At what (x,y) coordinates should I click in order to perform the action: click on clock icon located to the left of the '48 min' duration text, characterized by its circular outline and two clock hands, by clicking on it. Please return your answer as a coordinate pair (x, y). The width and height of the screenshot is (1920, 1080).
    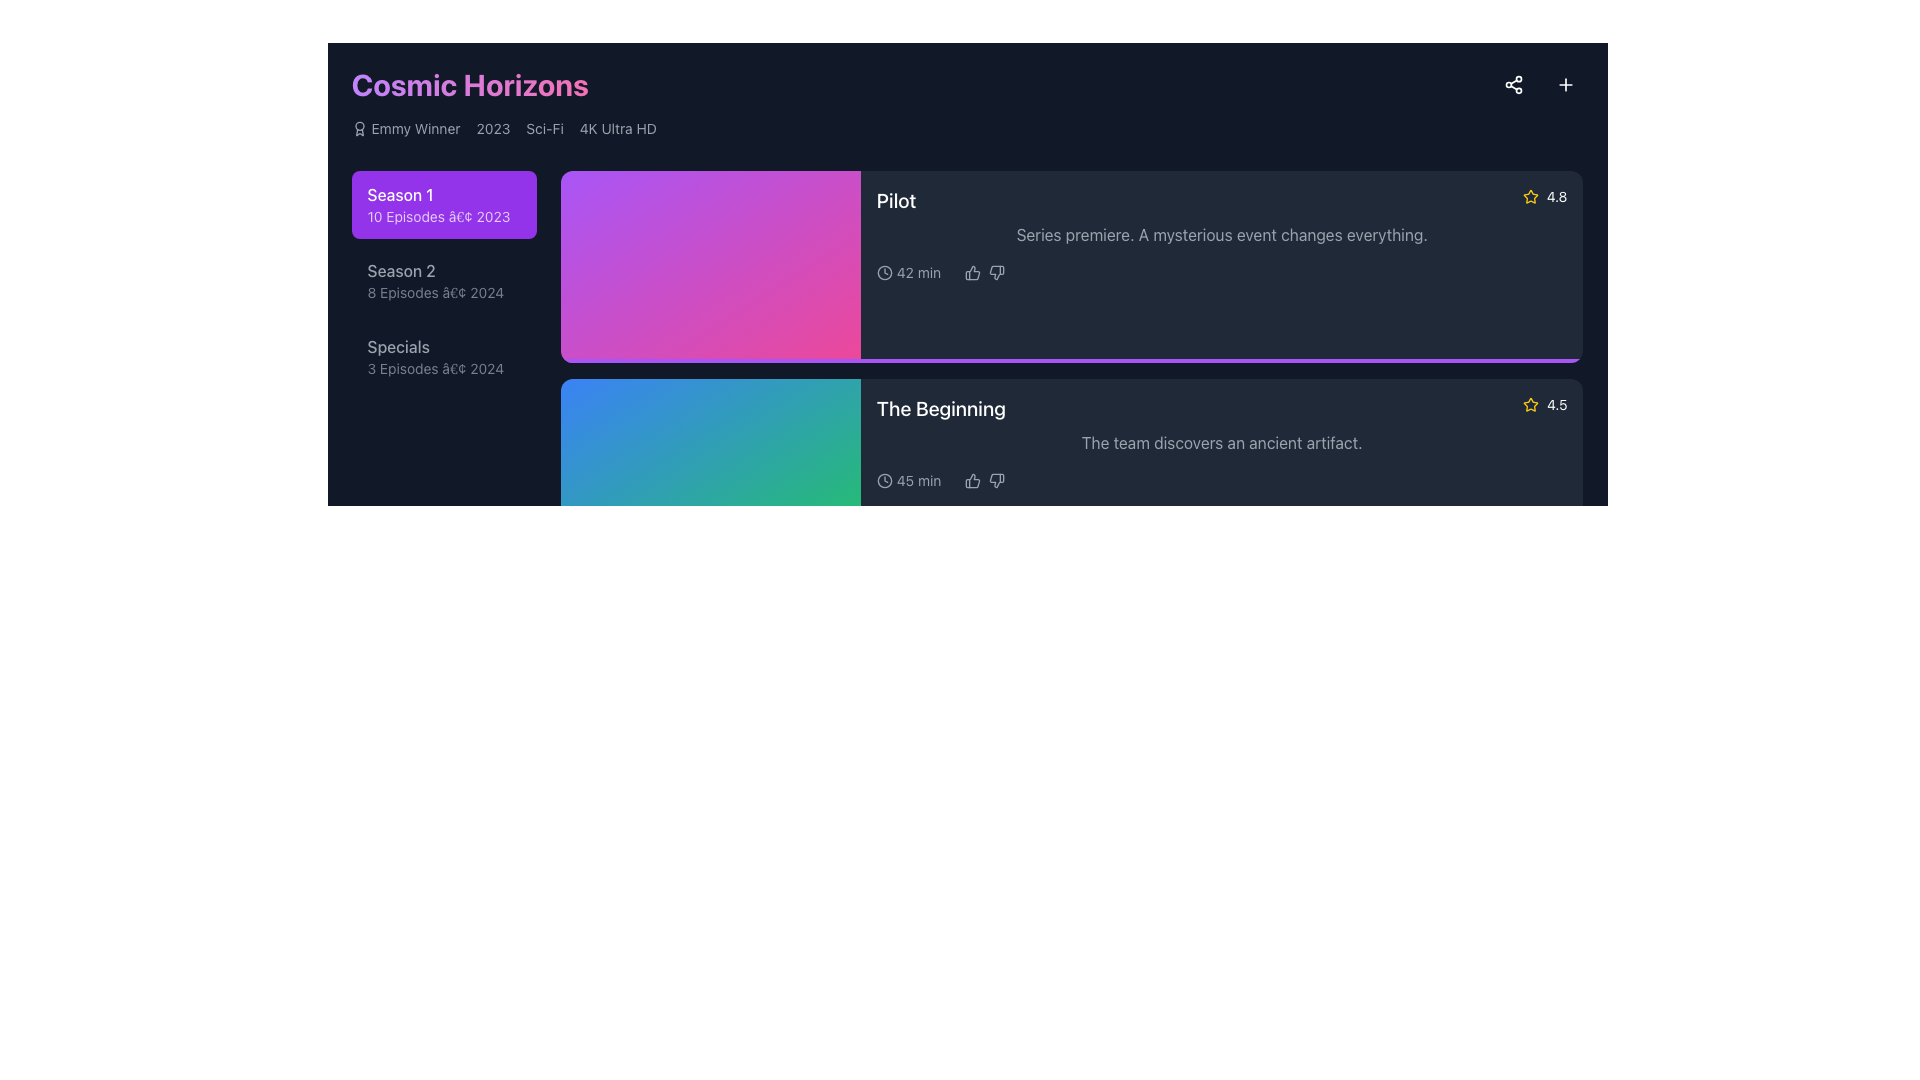
    Looking at the image, I should click on (883, 688).